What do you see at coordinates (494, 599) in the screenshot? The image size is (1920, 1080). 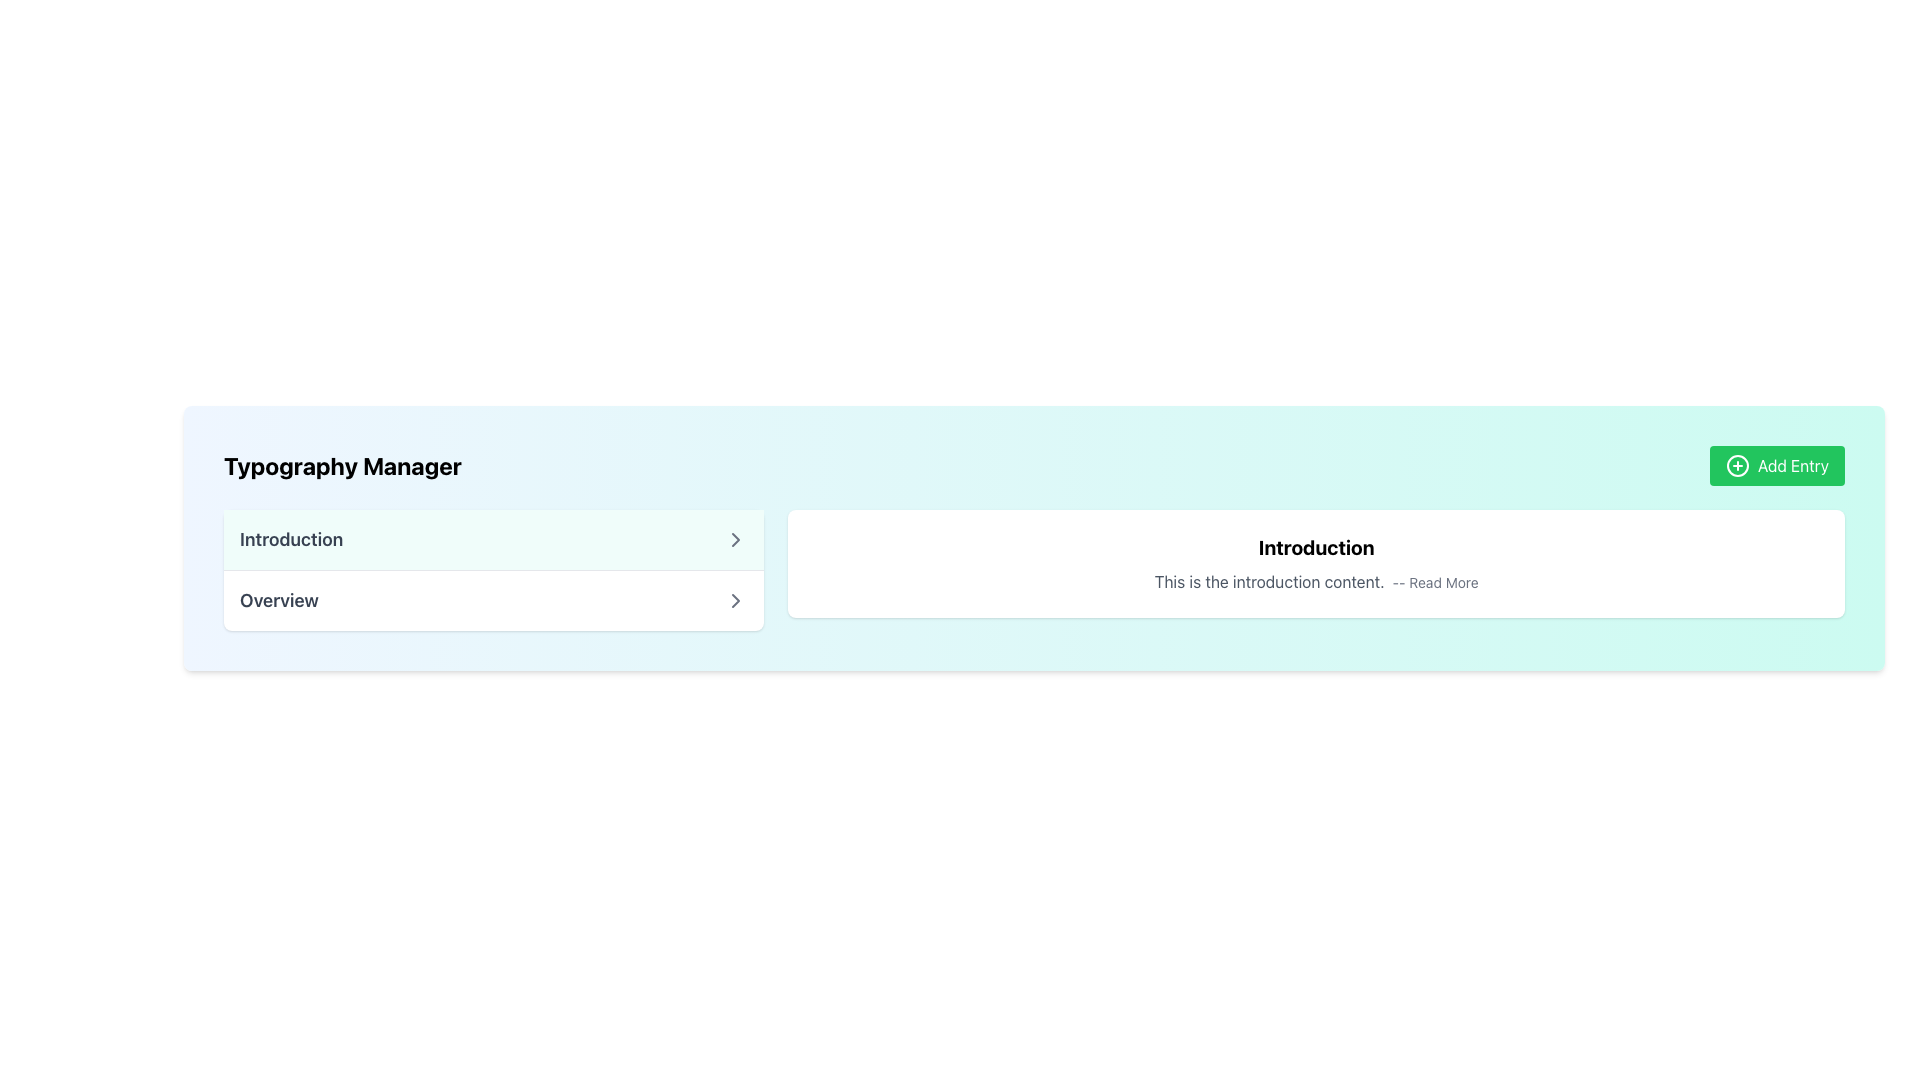 I see `the 'Overview' button located in the vertical list` at bounding box center [494, 599].